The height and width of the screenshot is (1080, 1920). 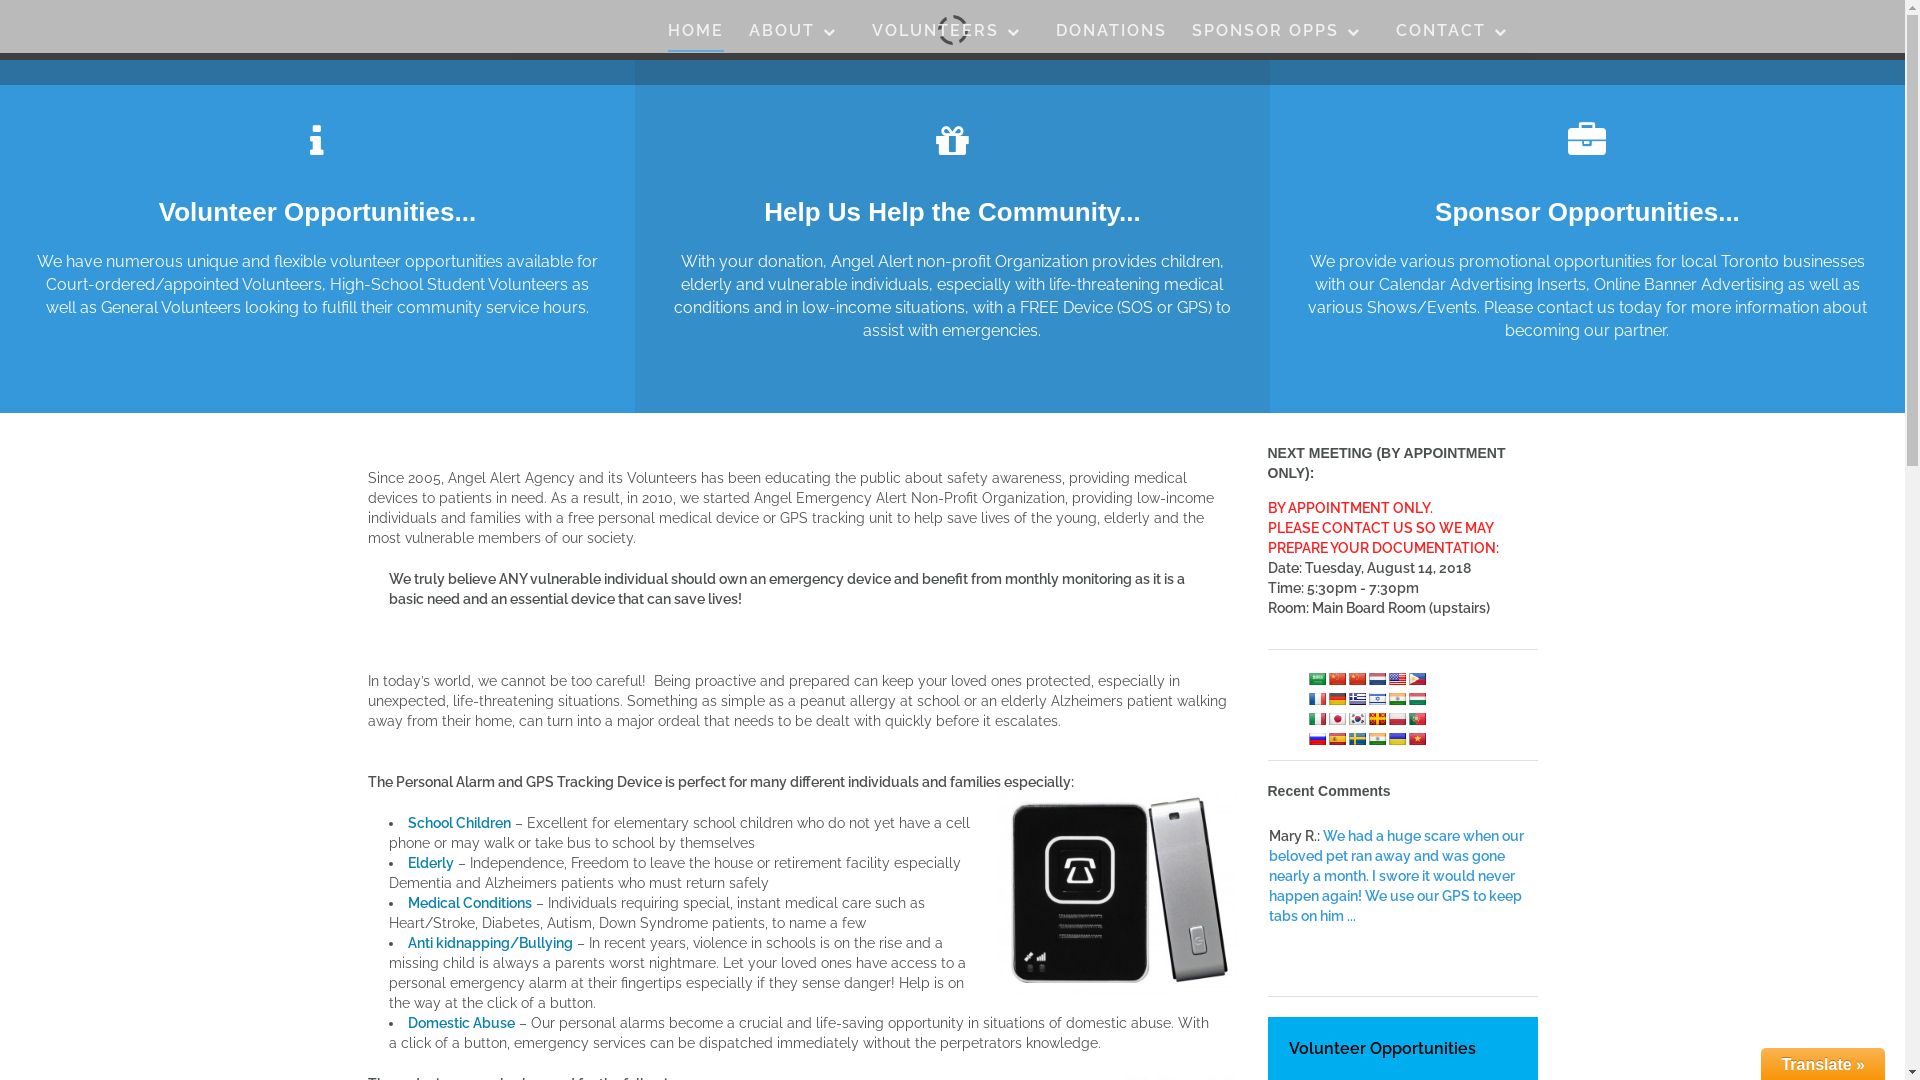 What do you see at coordinates (1316, 716) in the screenshot?
I see `'Italian'` at bounding box center [1316, 716].